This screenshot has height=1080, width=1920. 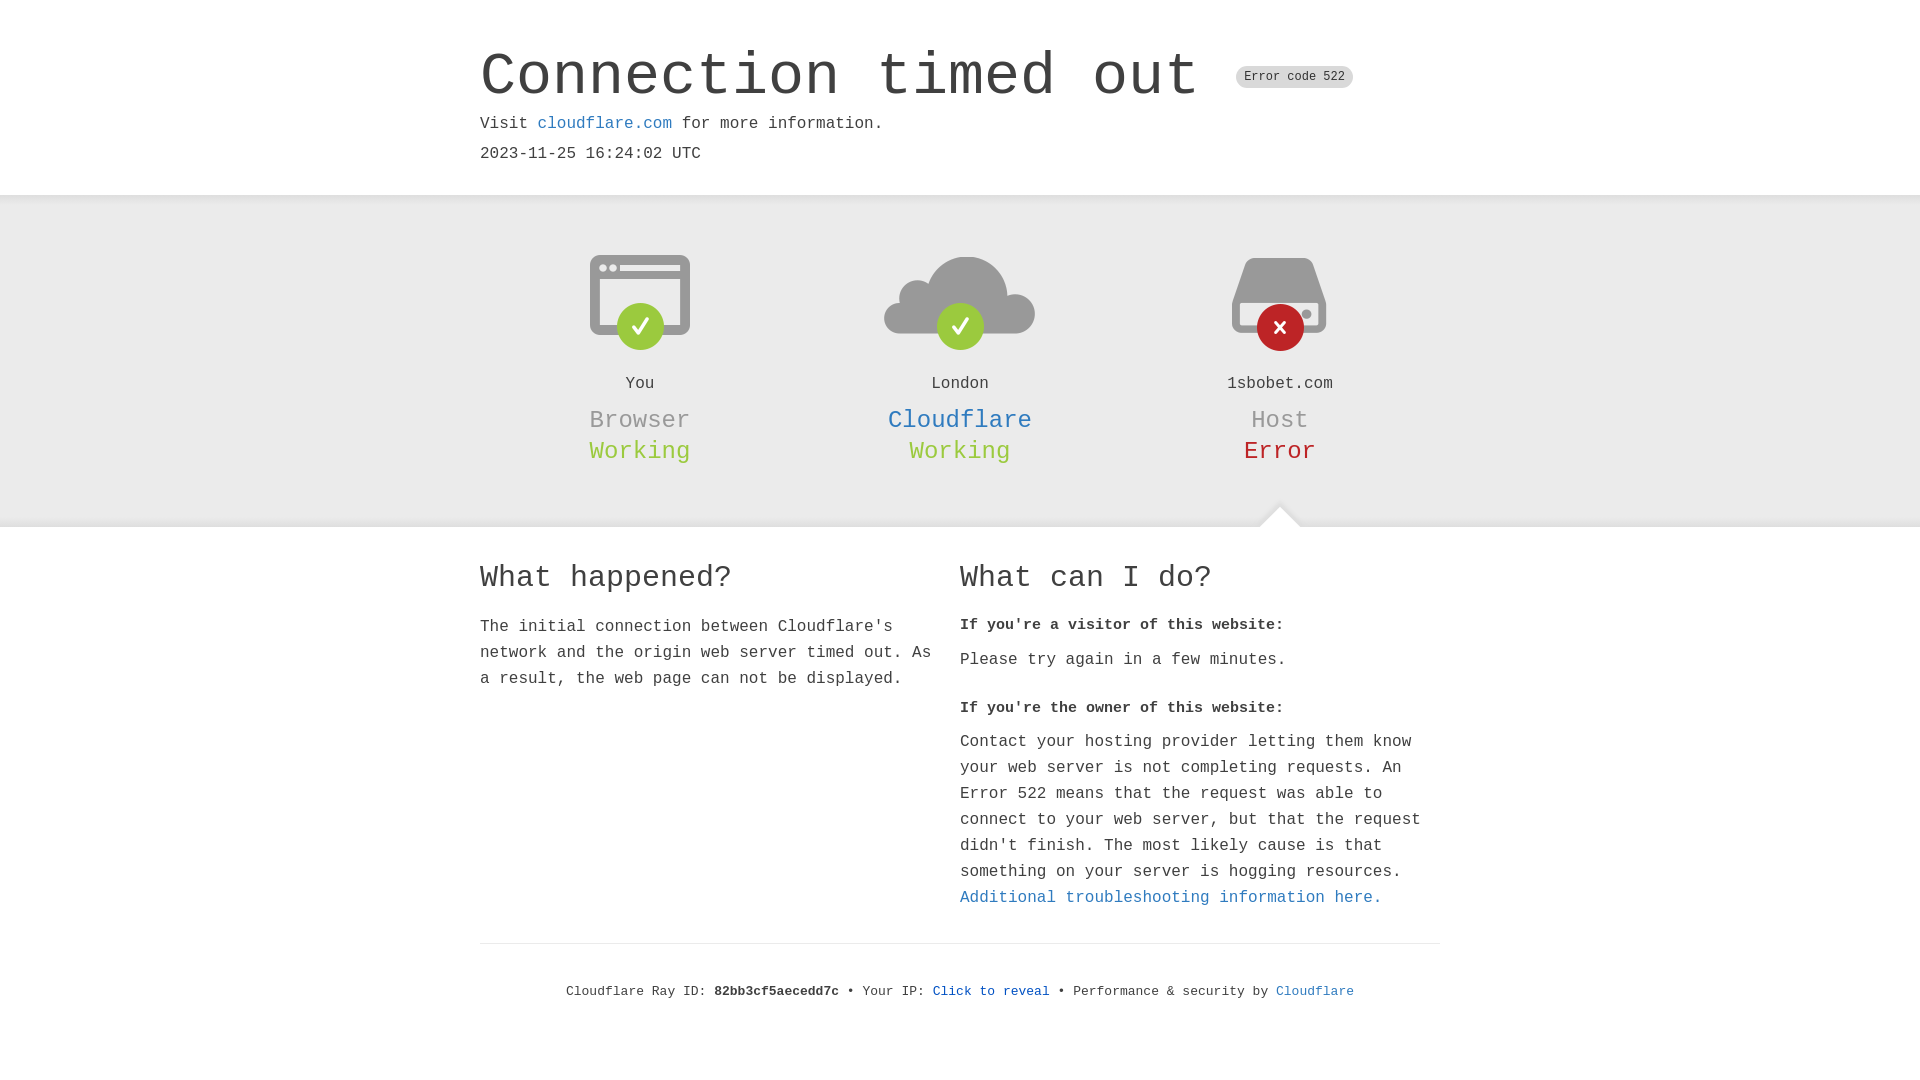 I want to click on 'cloudflare.com', so click(x=603, y=123).